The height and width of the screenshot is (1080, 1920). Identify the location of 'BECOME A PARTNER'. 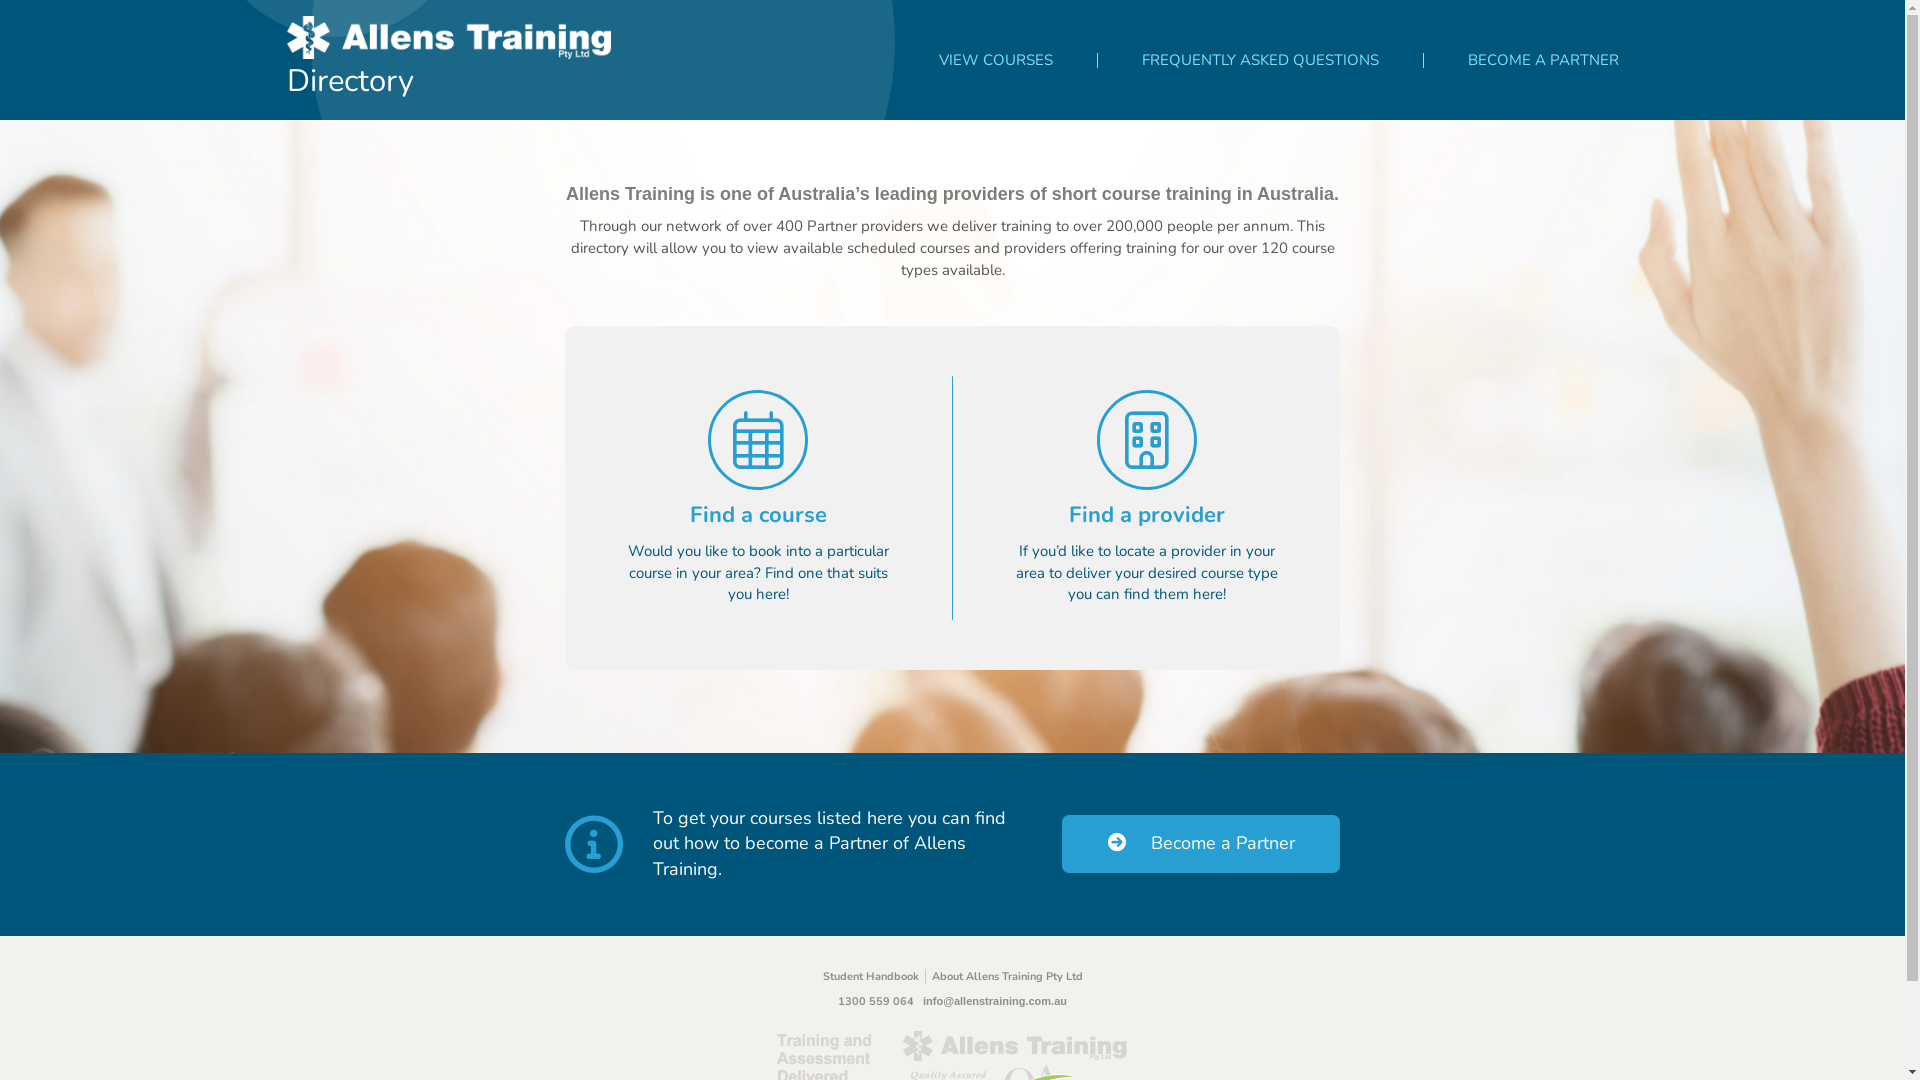
(1542, 59).